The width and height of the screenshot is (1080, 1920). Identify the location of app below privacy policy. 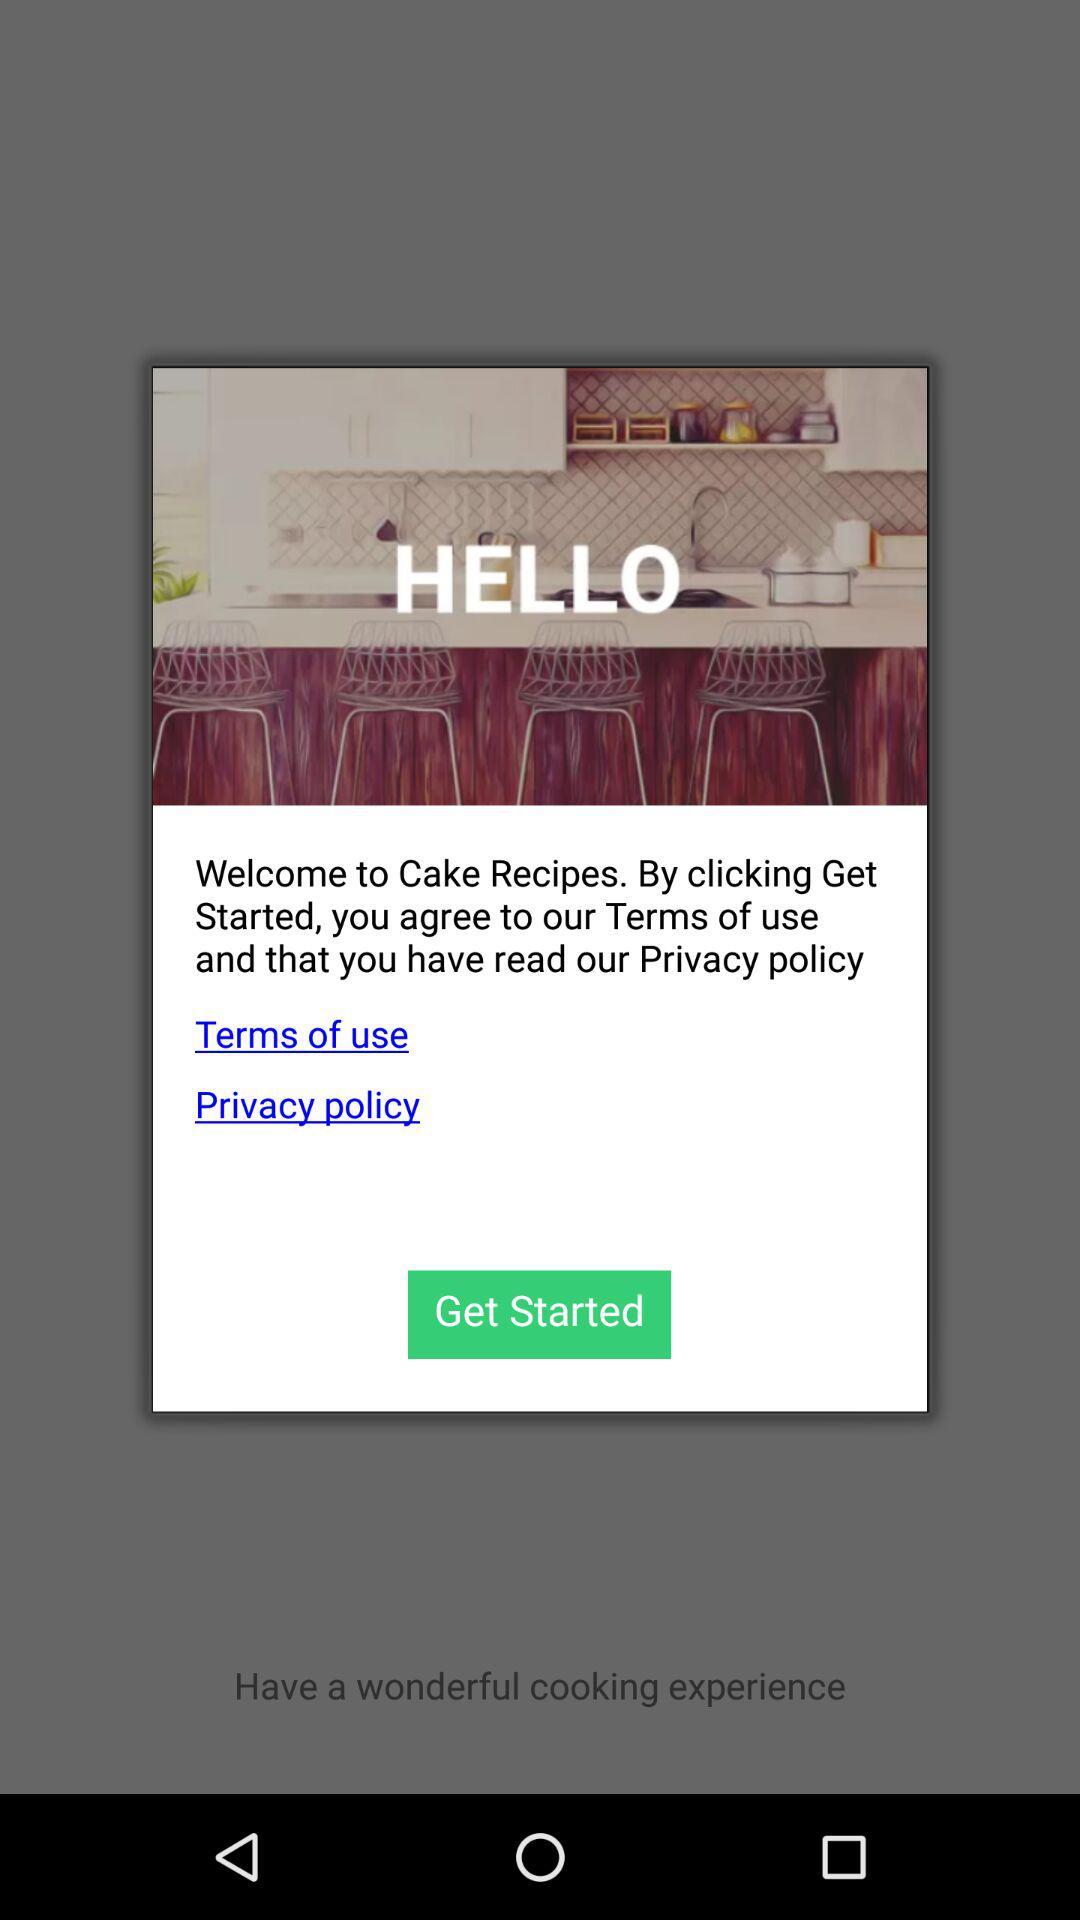
(538, 1314).